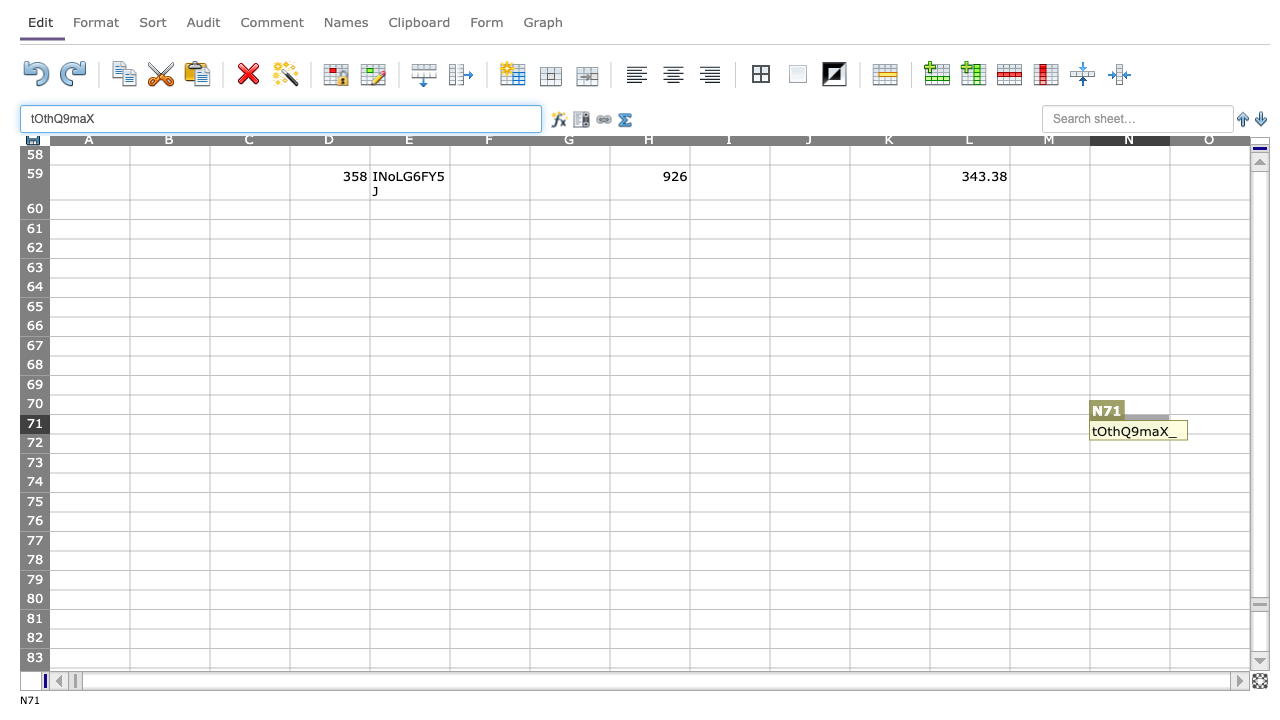  What do you see at coordinates (1249, 668) in the screenshot?
I see `fill handle of O83` at bounding box center [1249, 668].